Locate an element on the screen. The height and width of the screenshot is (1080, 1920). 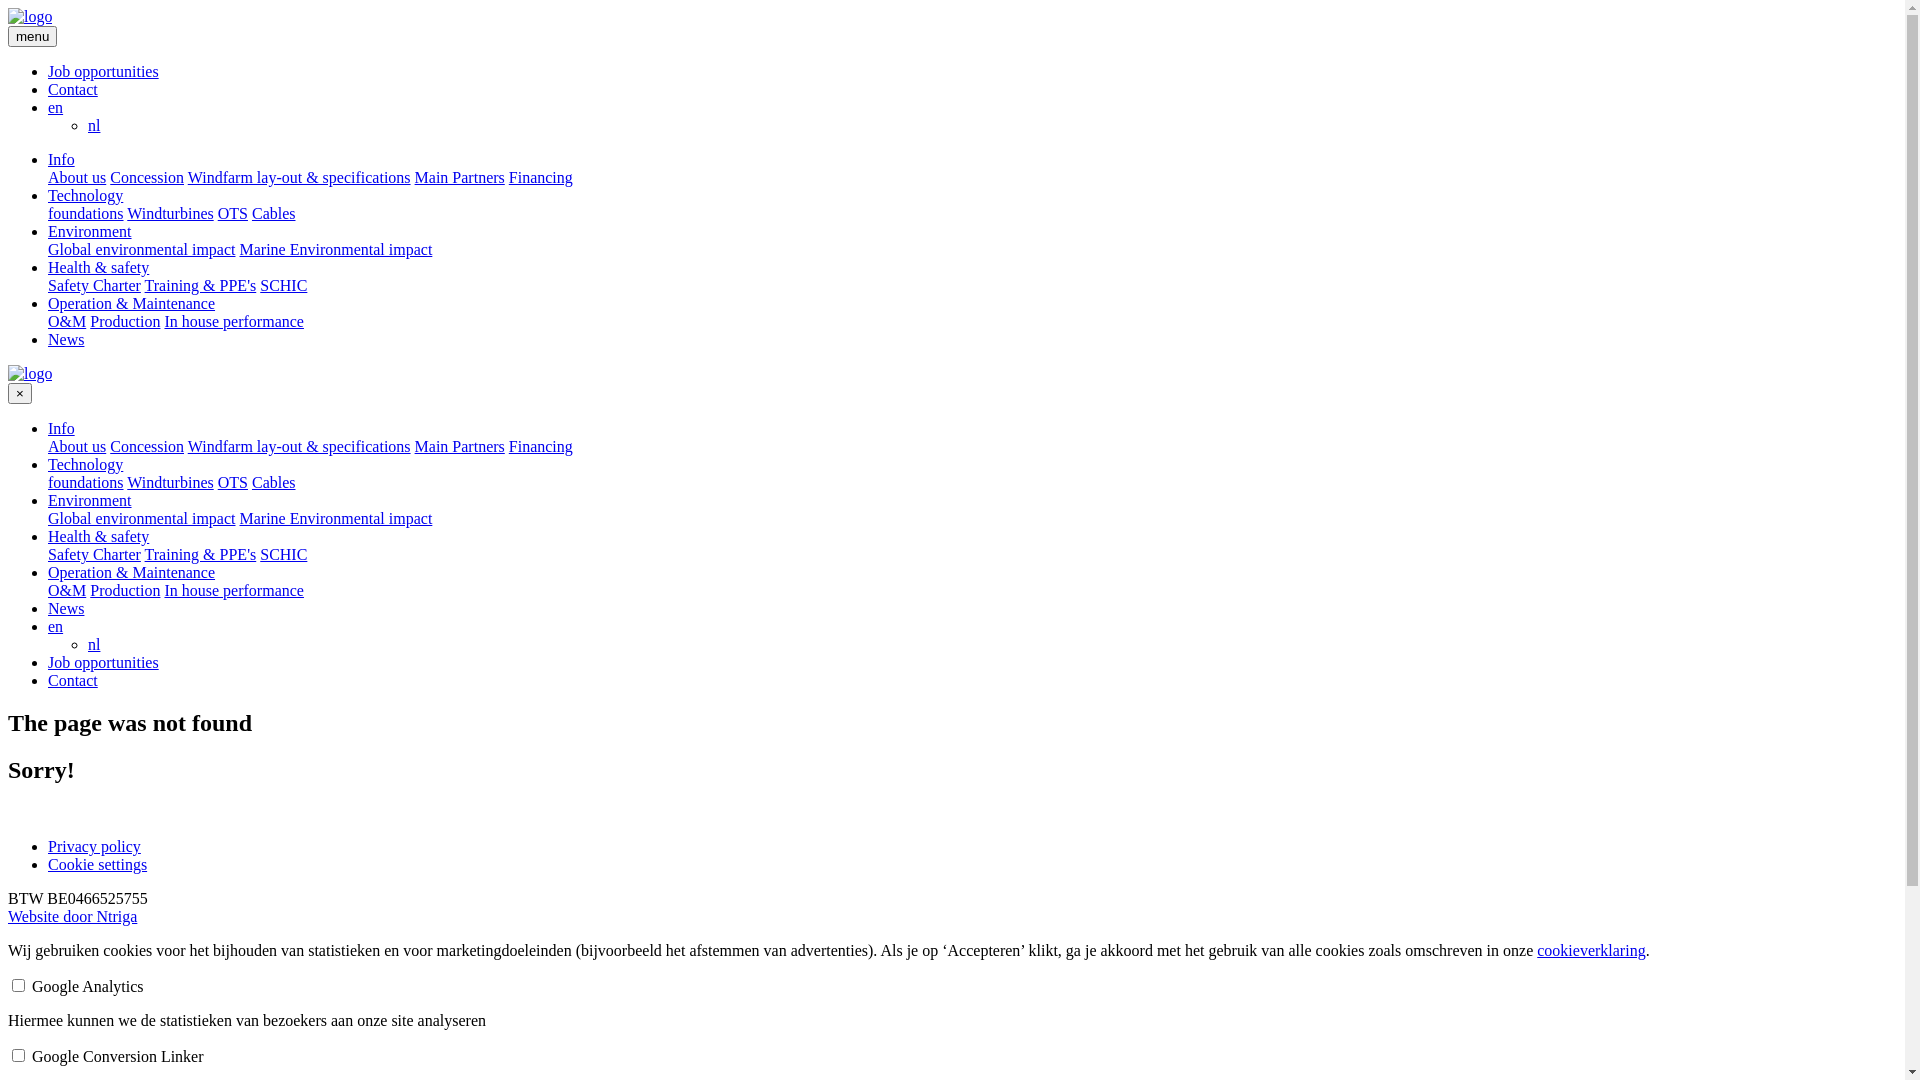
'Production' is located at coordinates (89, 320).